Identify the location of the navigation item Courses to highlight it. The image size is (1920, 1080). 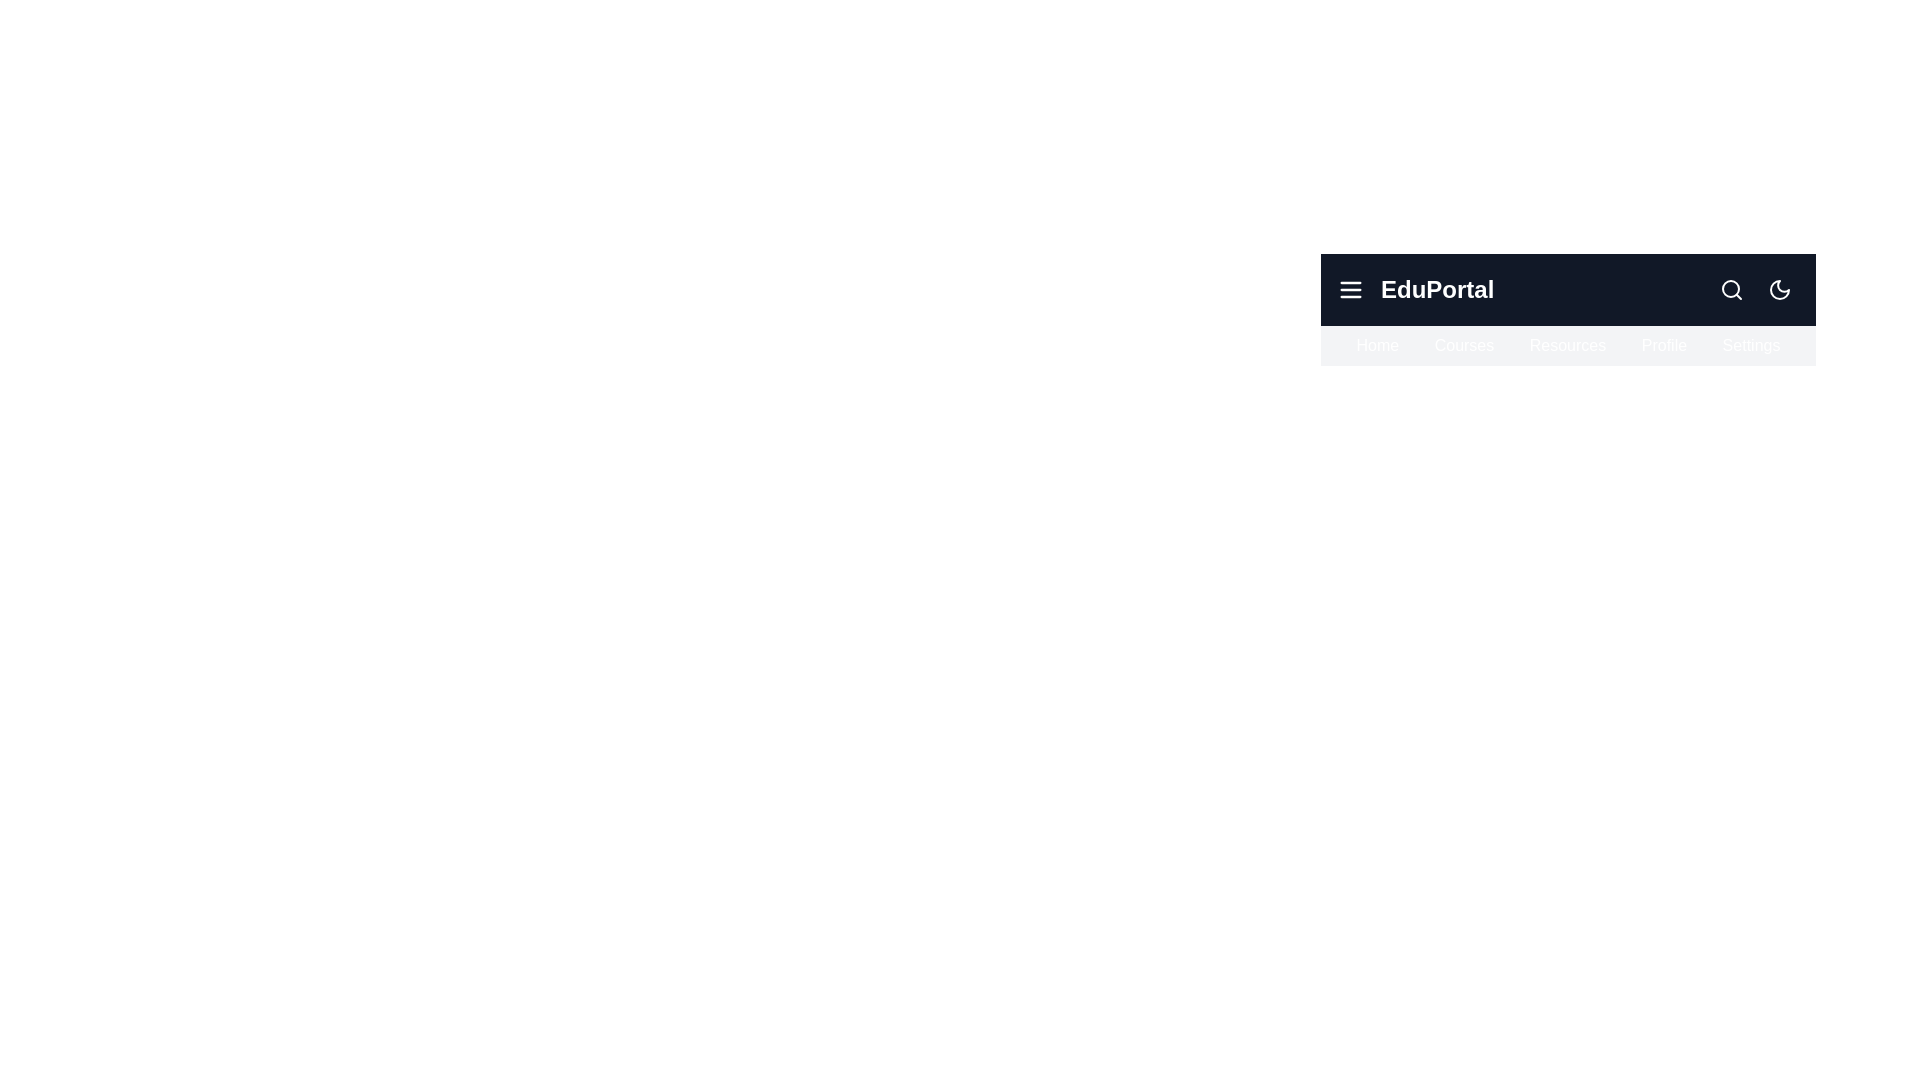
(1464, 345).